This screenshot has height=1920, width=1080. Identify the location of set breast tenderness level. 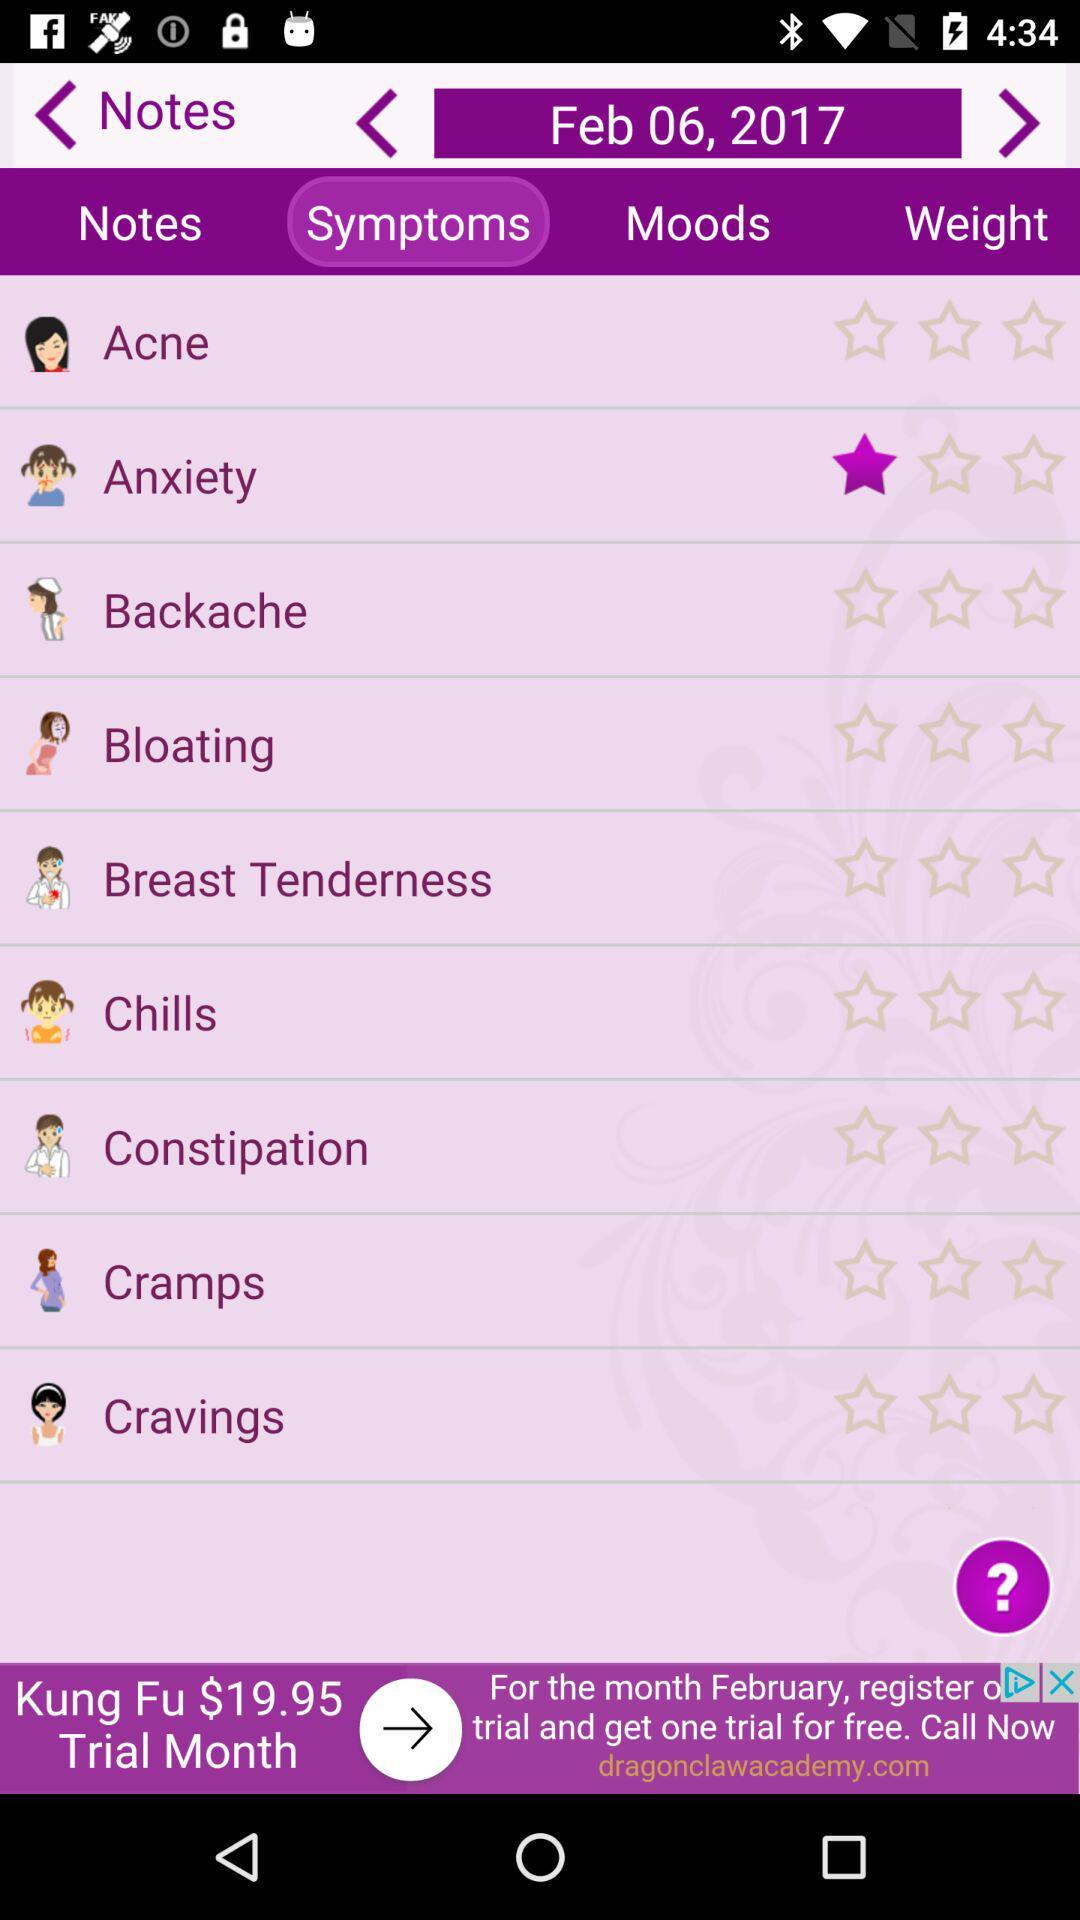
(947, 877).